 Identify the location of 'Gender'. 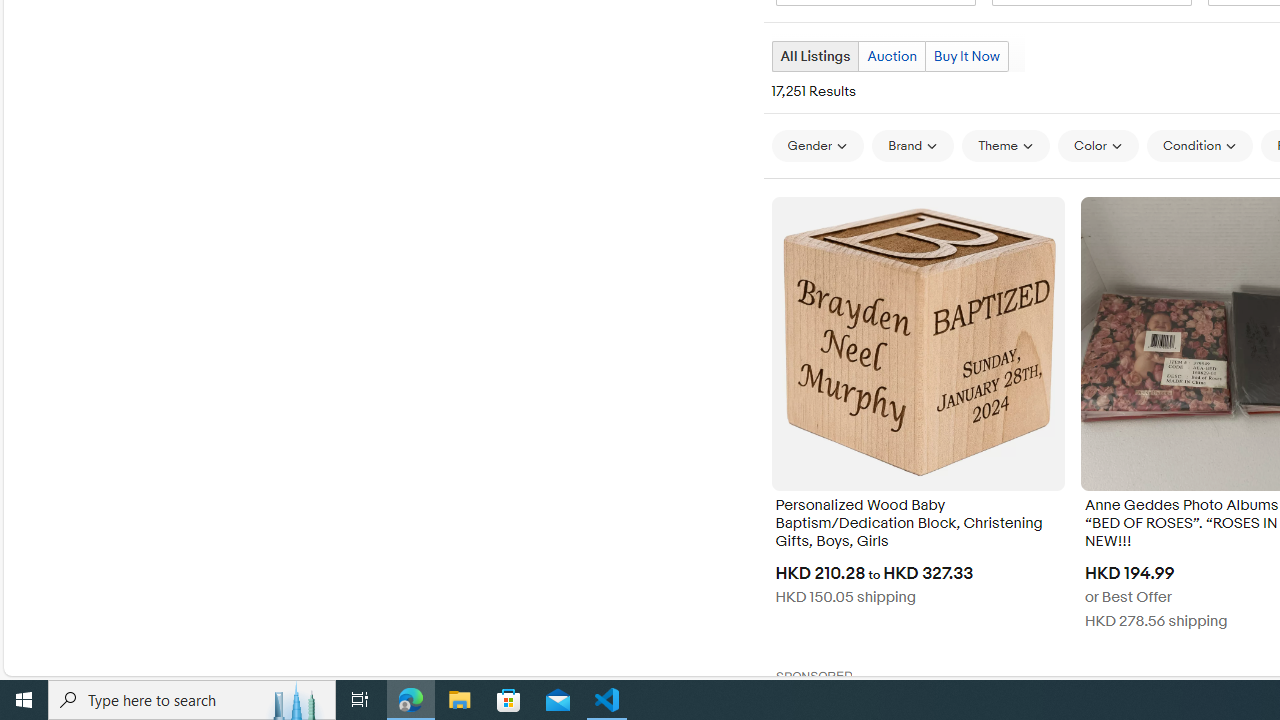
(817, 144).